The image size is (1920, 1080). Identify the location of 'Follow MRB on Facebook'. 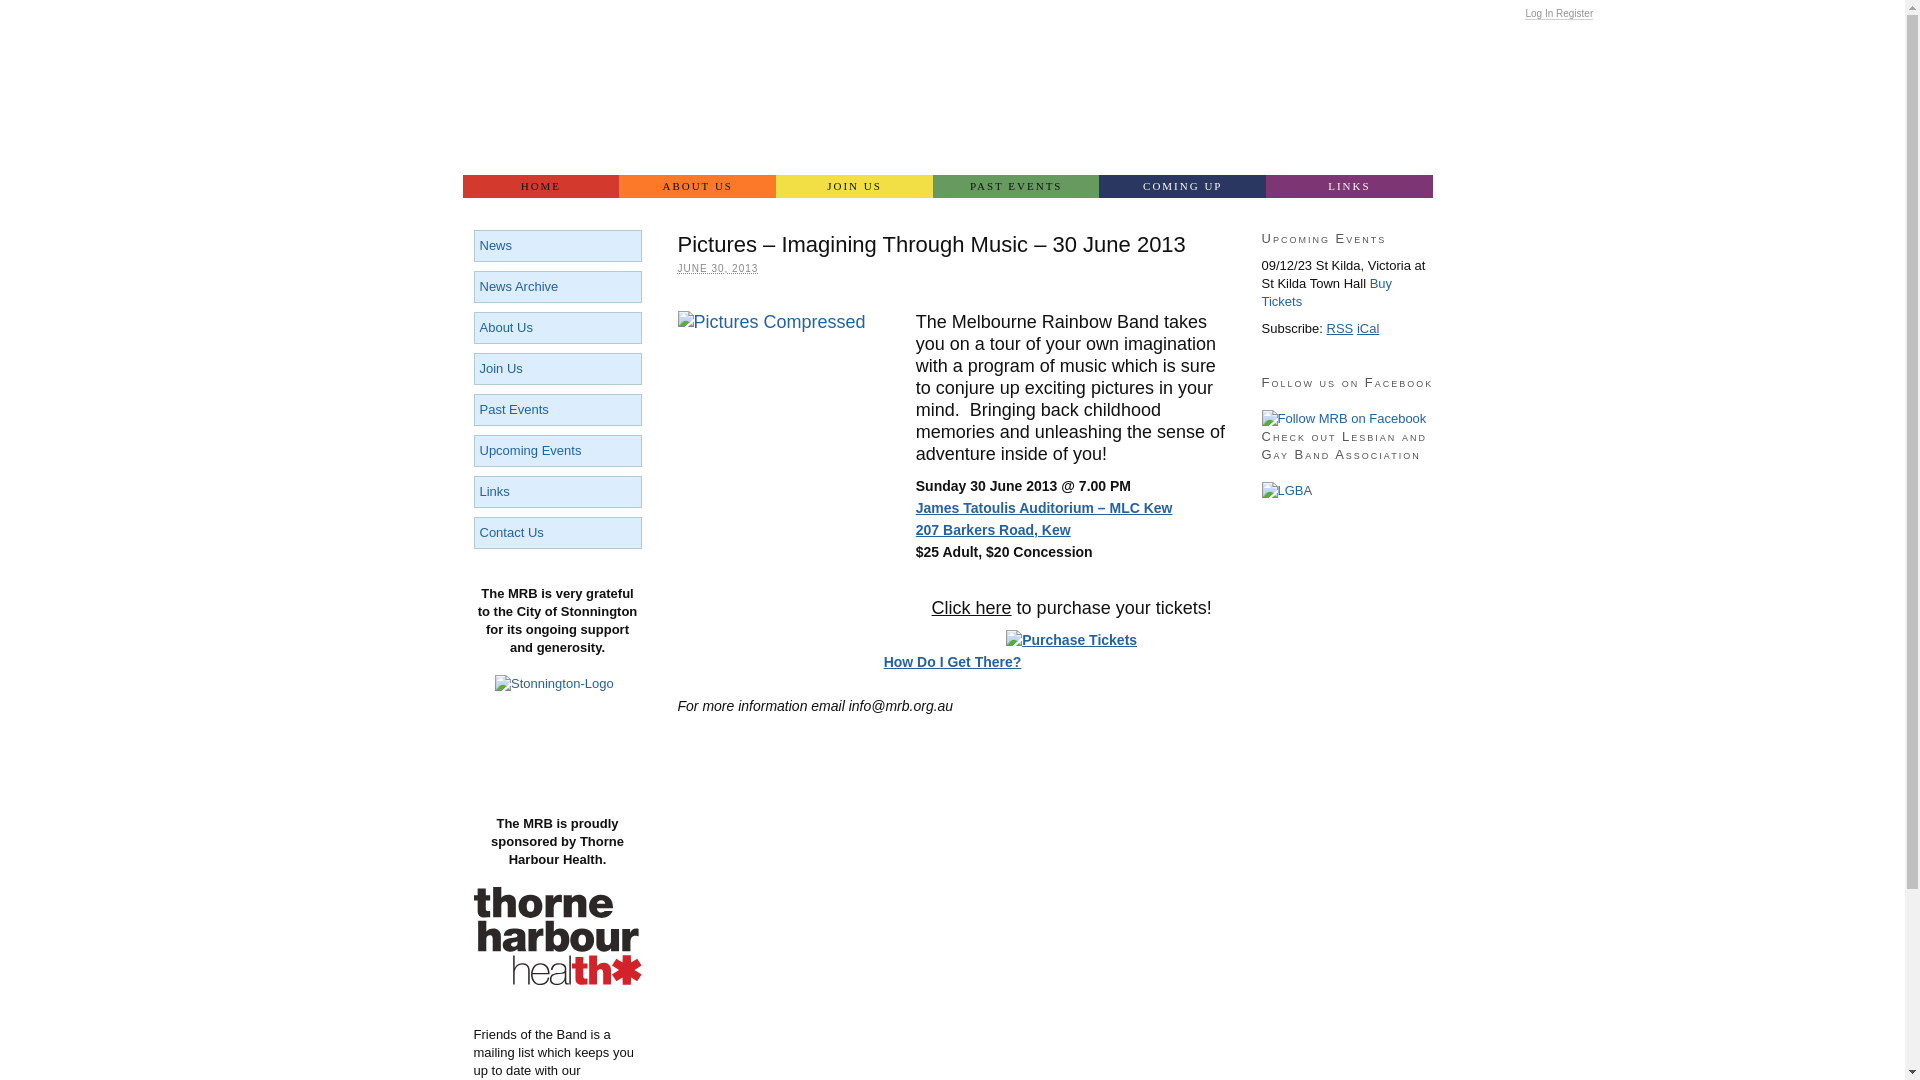
(1344, 418).